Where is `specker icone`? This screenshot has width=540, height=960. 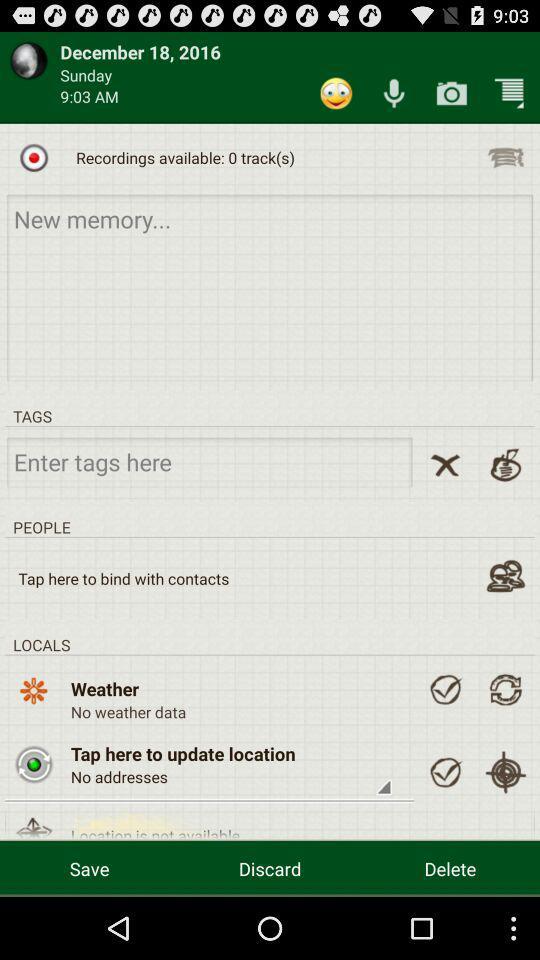
specker icone is located at coordinates (394, 93).